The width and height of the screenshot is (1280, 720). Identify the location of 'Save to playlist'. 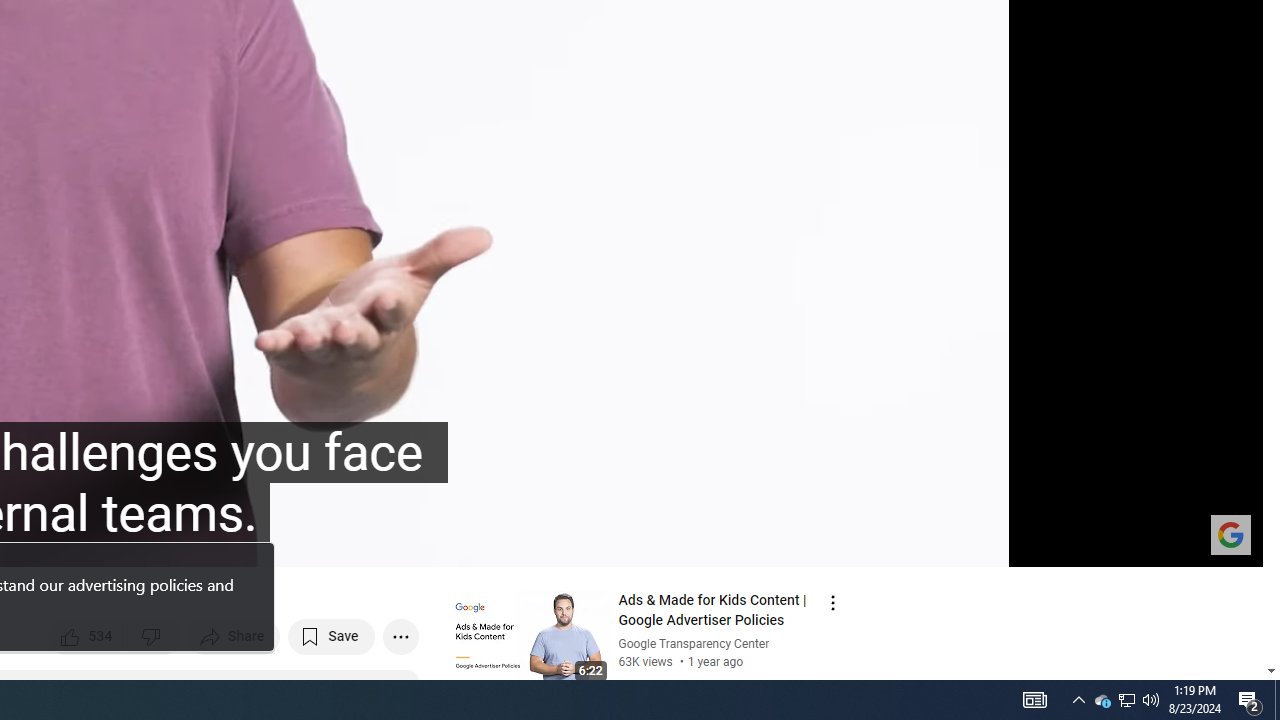
(331, 636).